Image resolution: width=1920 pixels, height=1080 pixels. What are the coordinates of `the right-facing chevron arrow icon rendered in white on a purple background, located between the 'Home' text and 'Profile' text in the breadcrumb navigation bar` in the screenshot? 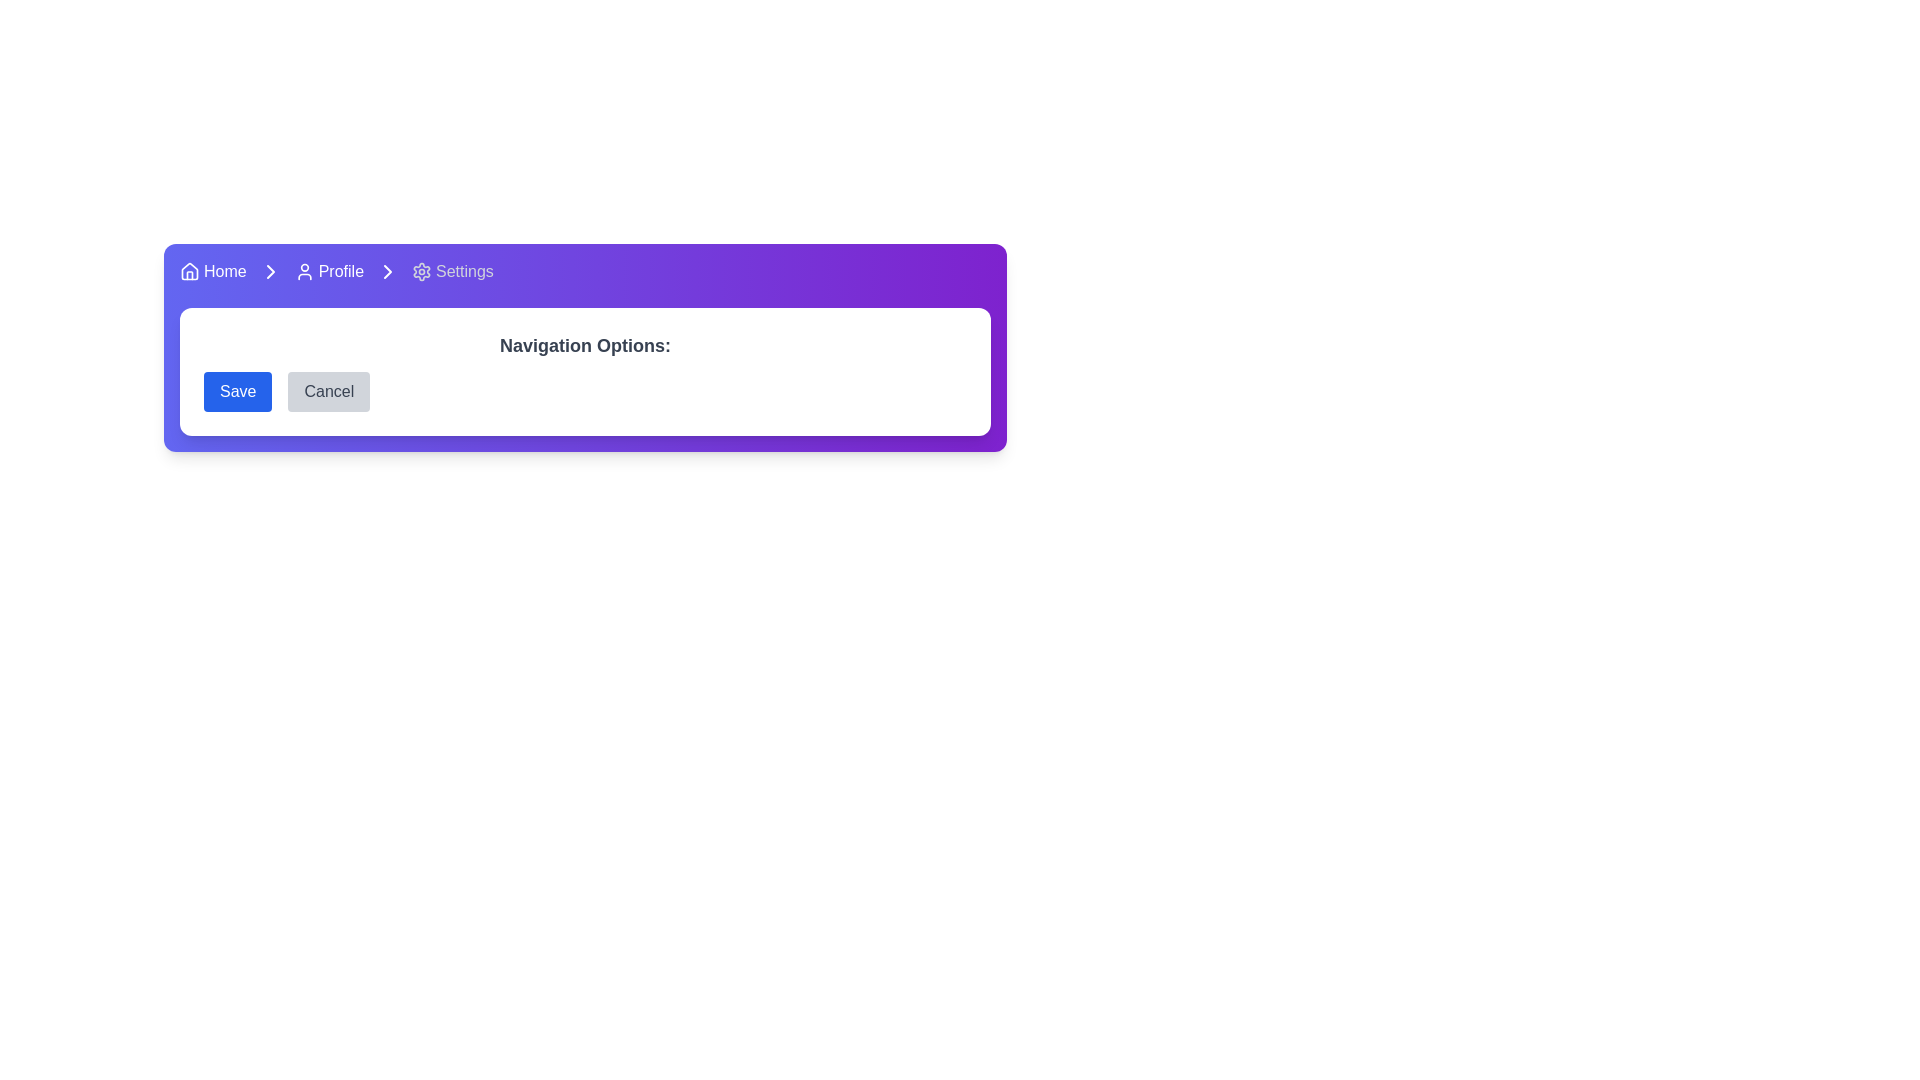 It's located at (269, 272).